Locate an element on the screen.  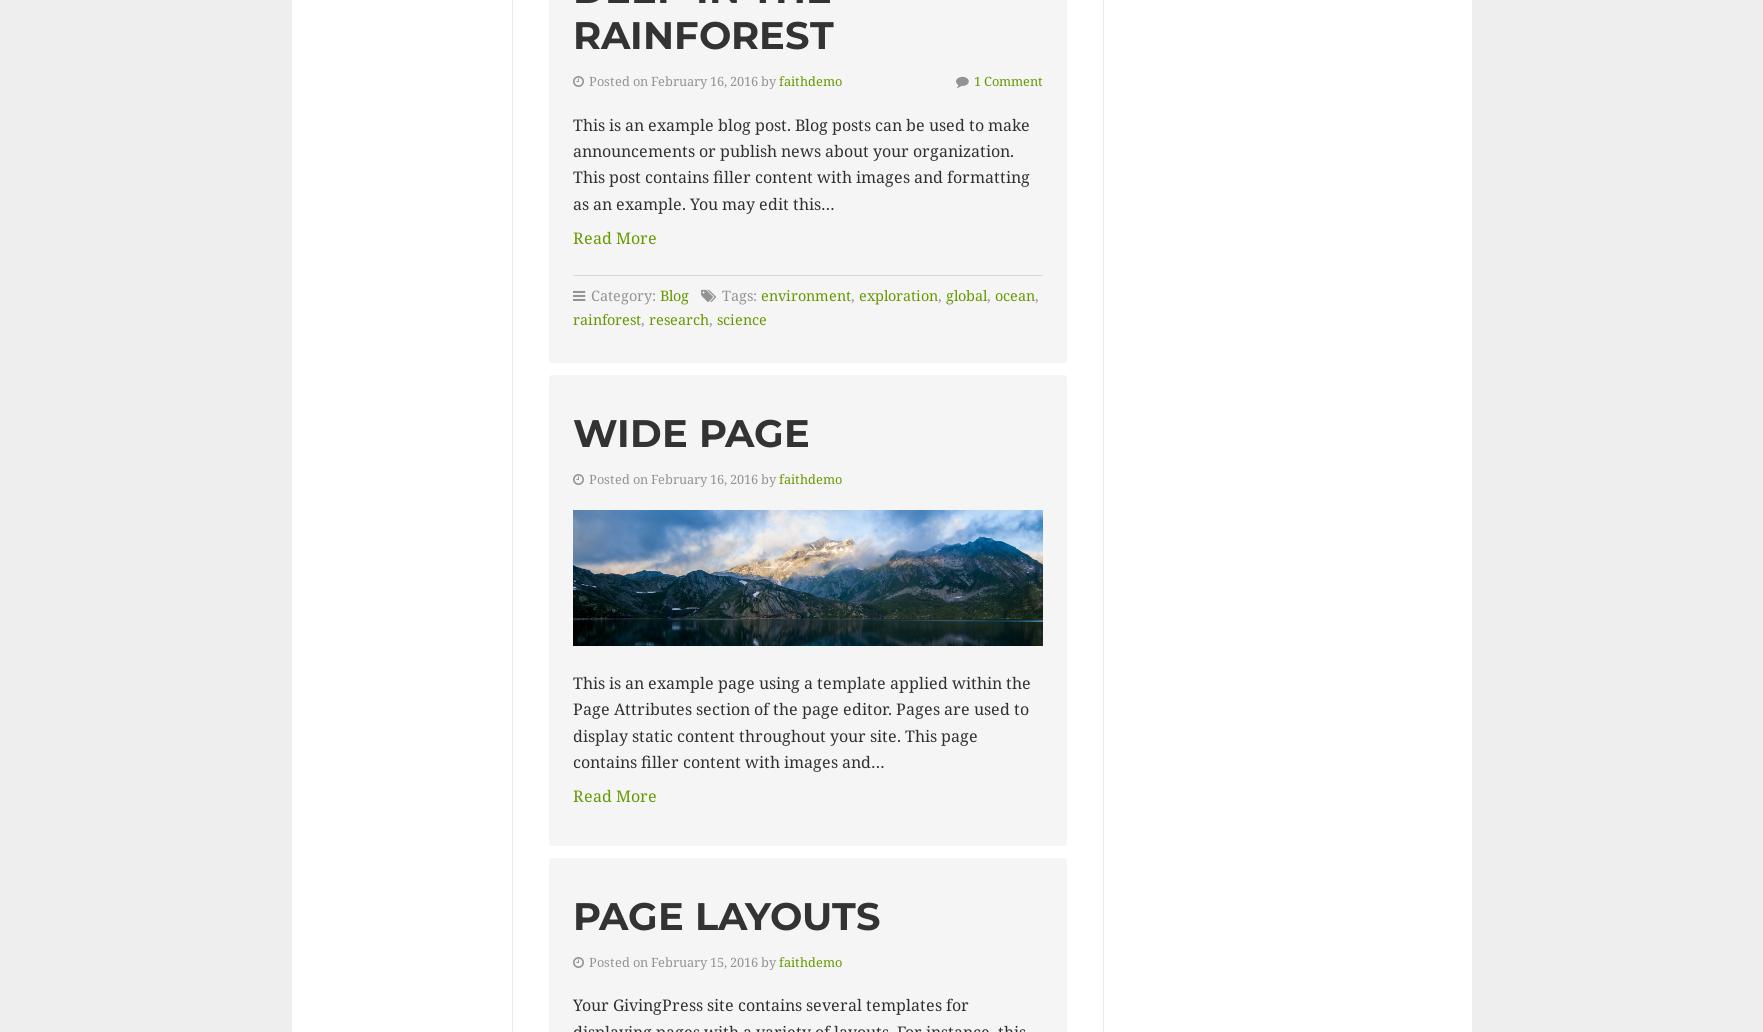
'research' is located at coordinates (648, 319).